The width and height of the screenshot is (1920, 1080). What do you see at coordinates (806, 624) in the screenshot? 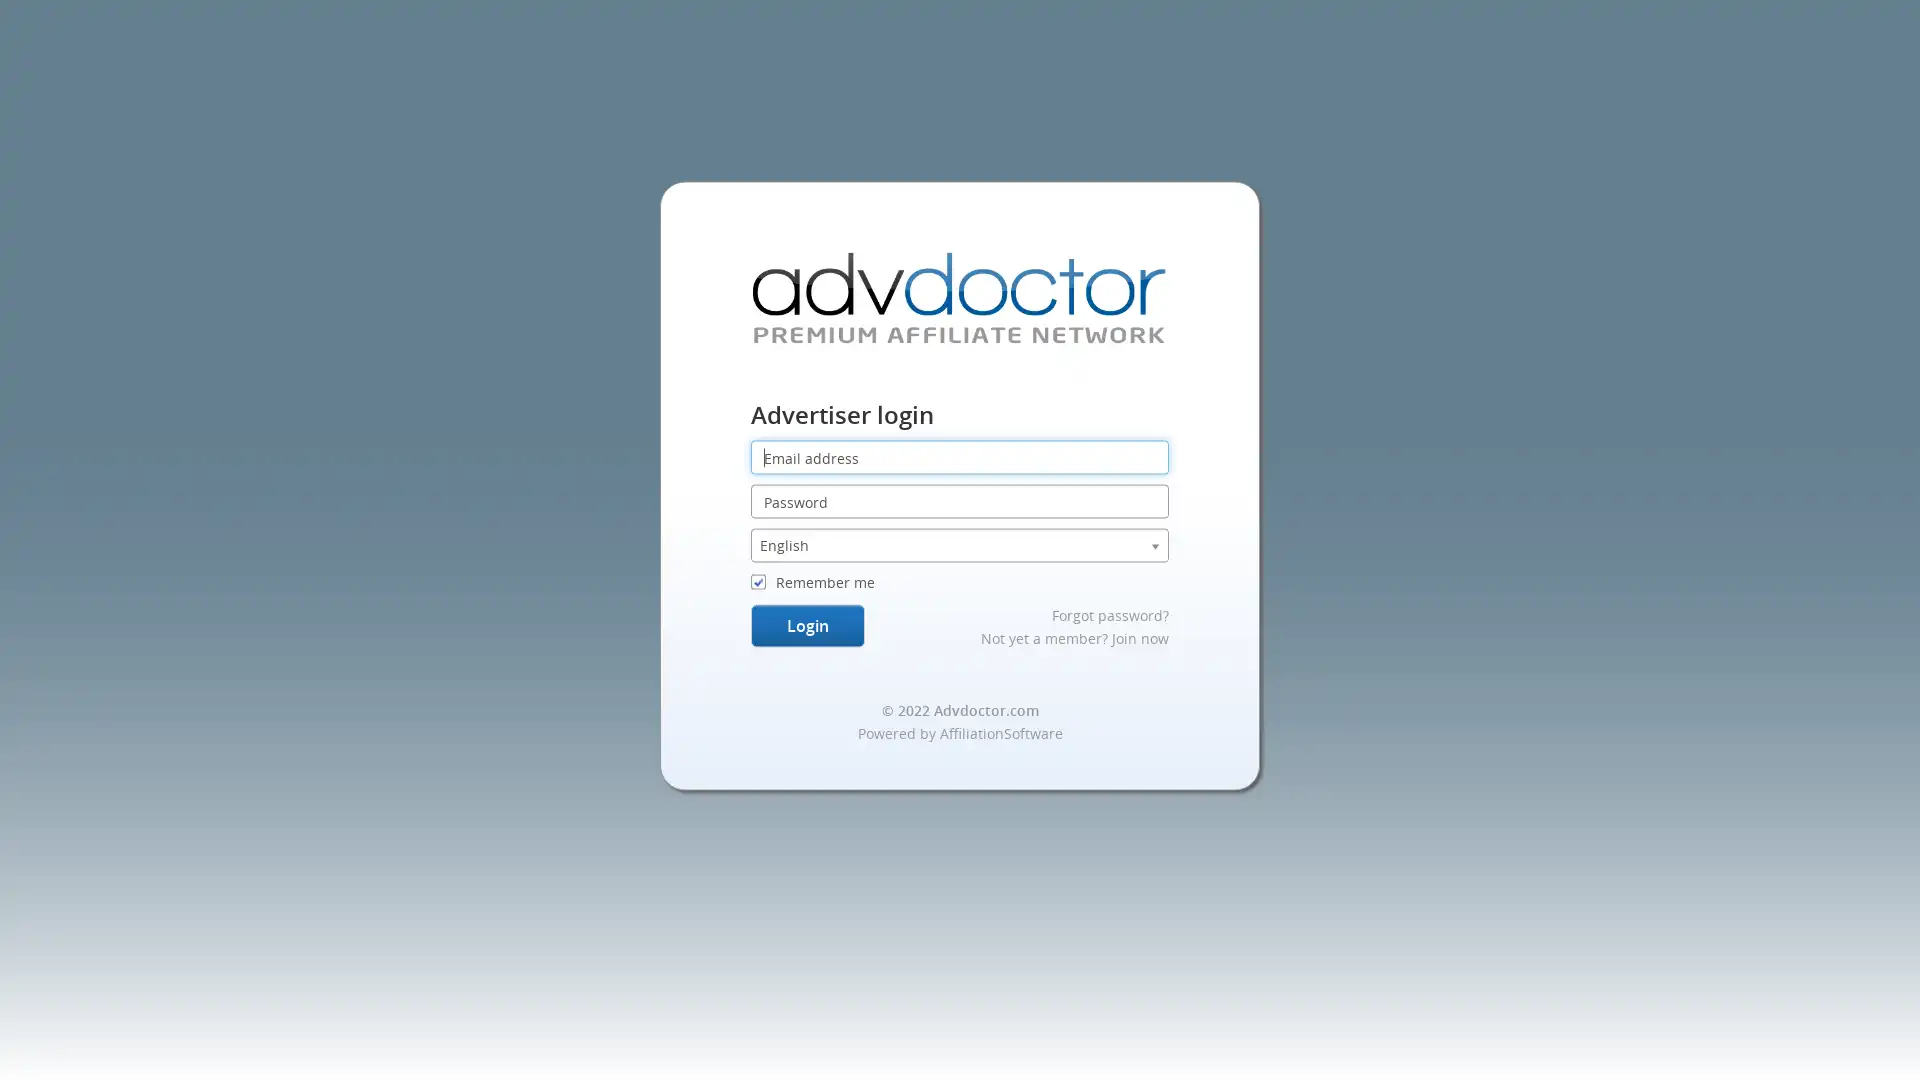
I see `Login` at bounding box center [806, 624].